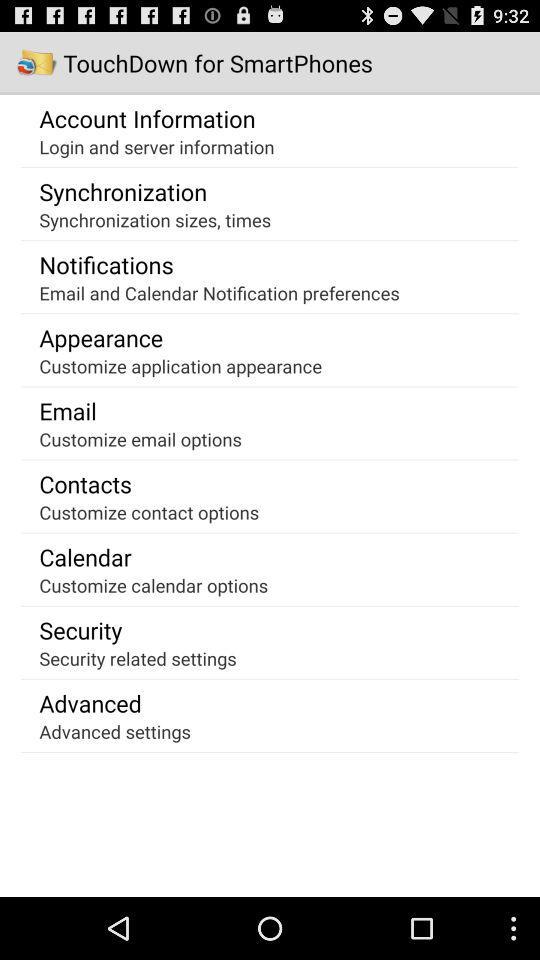 This screenshot has height=960, width=540. What do you see at coordinates (154, 219) in the screenshot?
I see `the synchronization sizes, times app` at bounding box center [154, 219].